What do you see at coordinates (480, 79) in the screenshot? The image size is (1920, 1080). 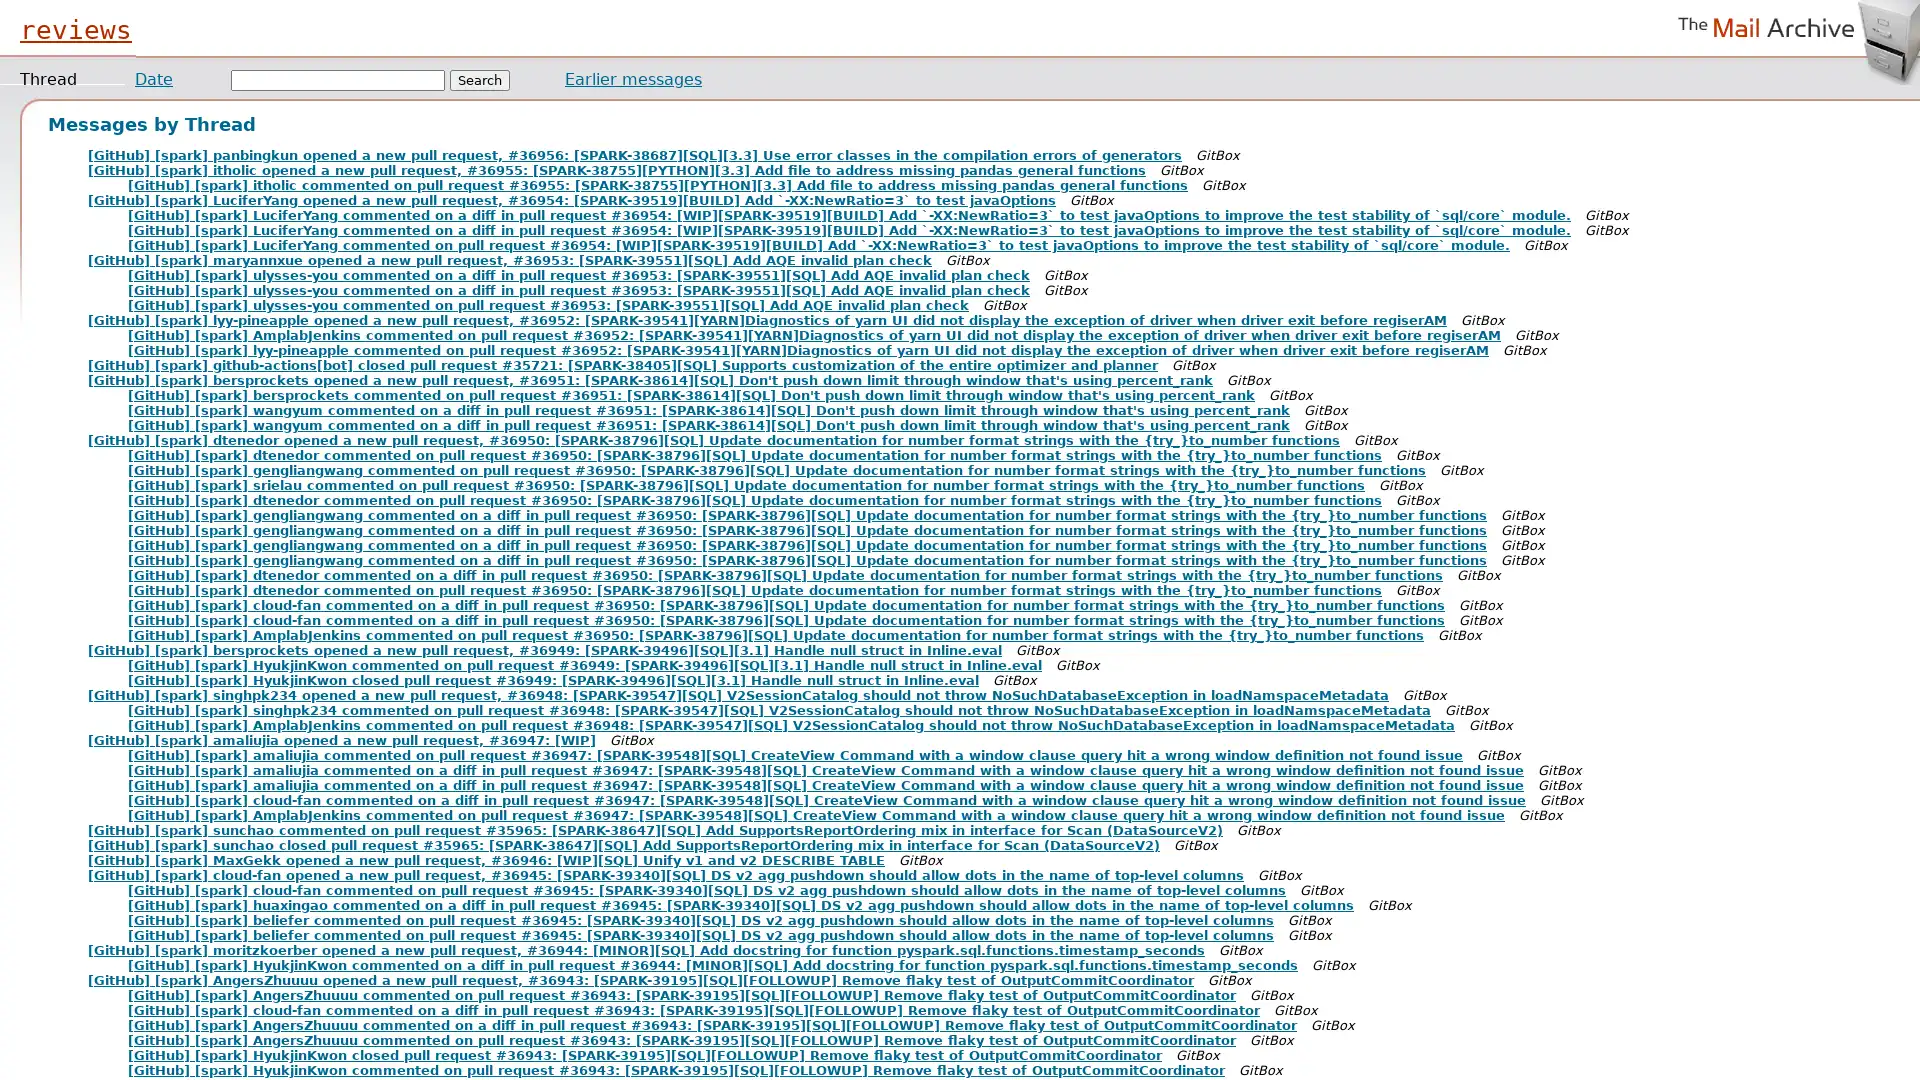 I see `Search` at bounding box center [480, 79].